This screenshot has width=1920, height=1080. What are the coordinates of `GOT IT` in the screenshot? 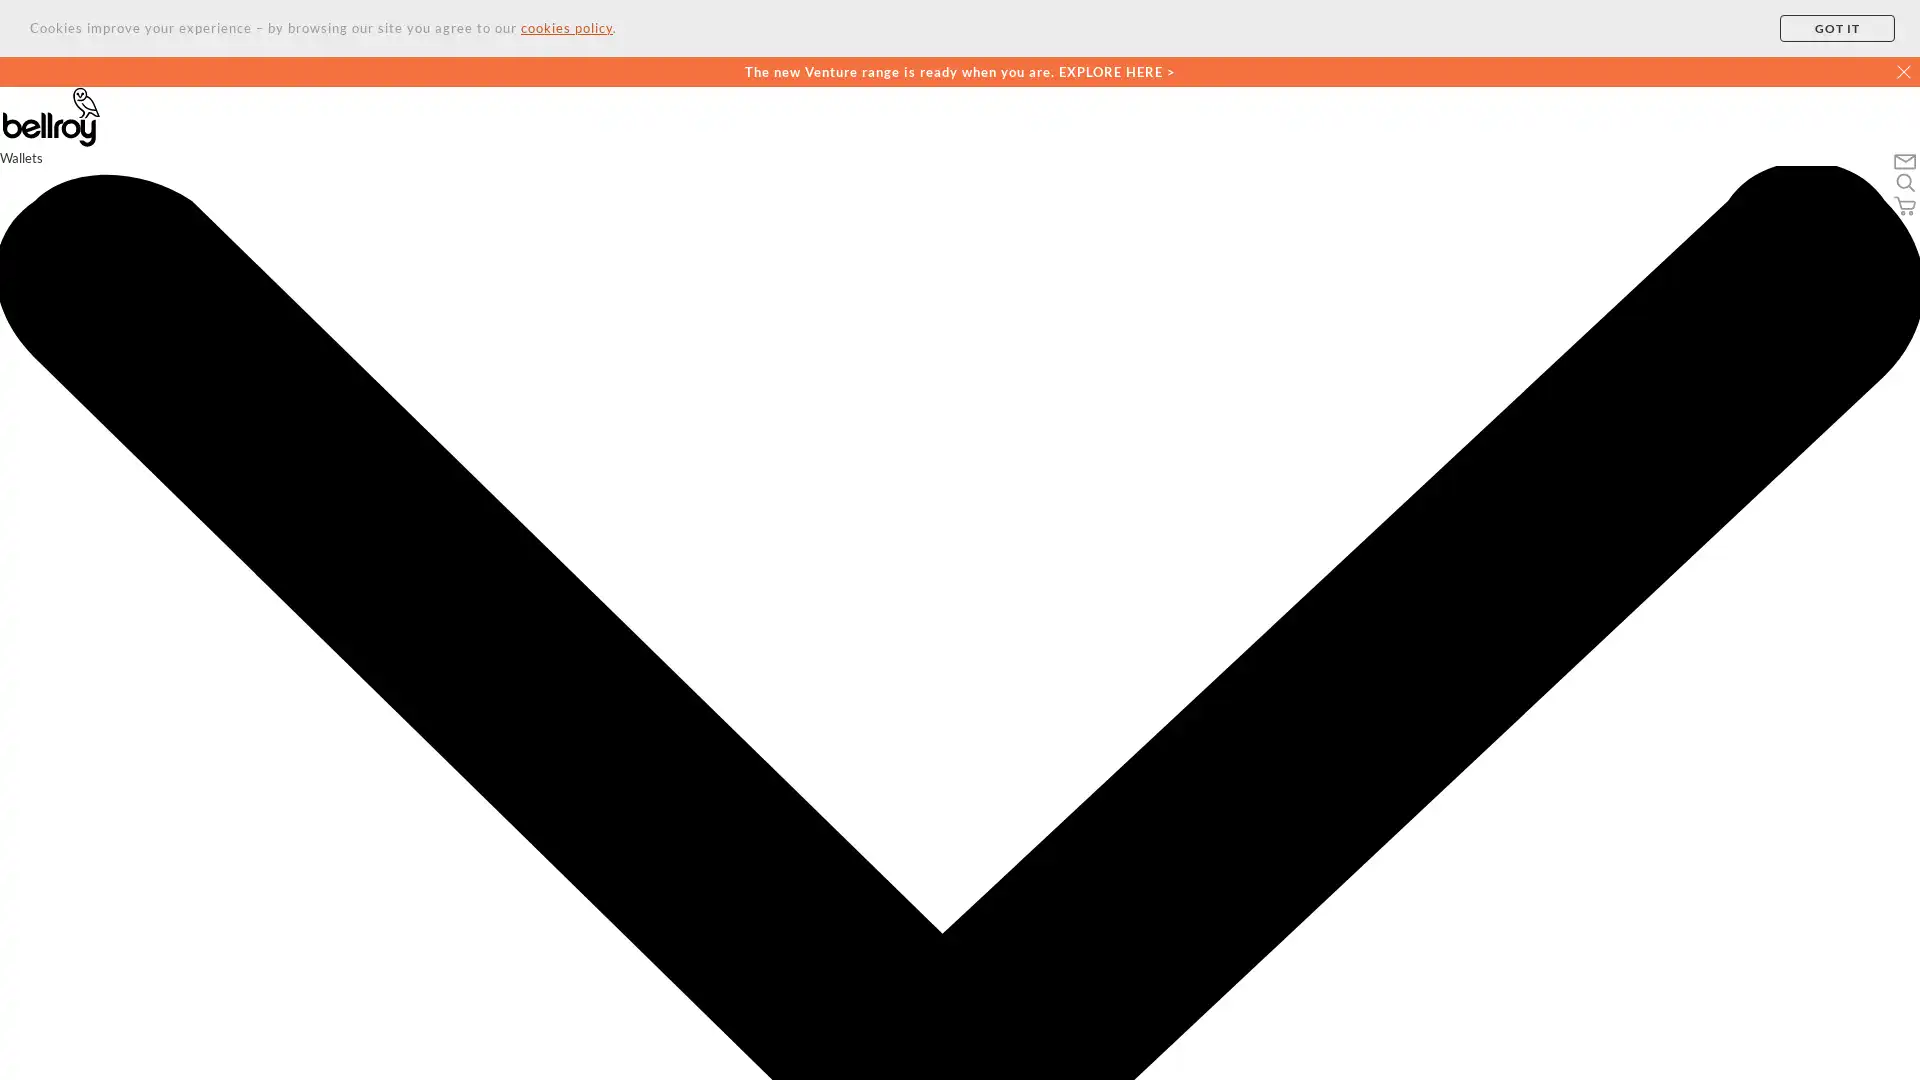 It's located at (1837, 28).